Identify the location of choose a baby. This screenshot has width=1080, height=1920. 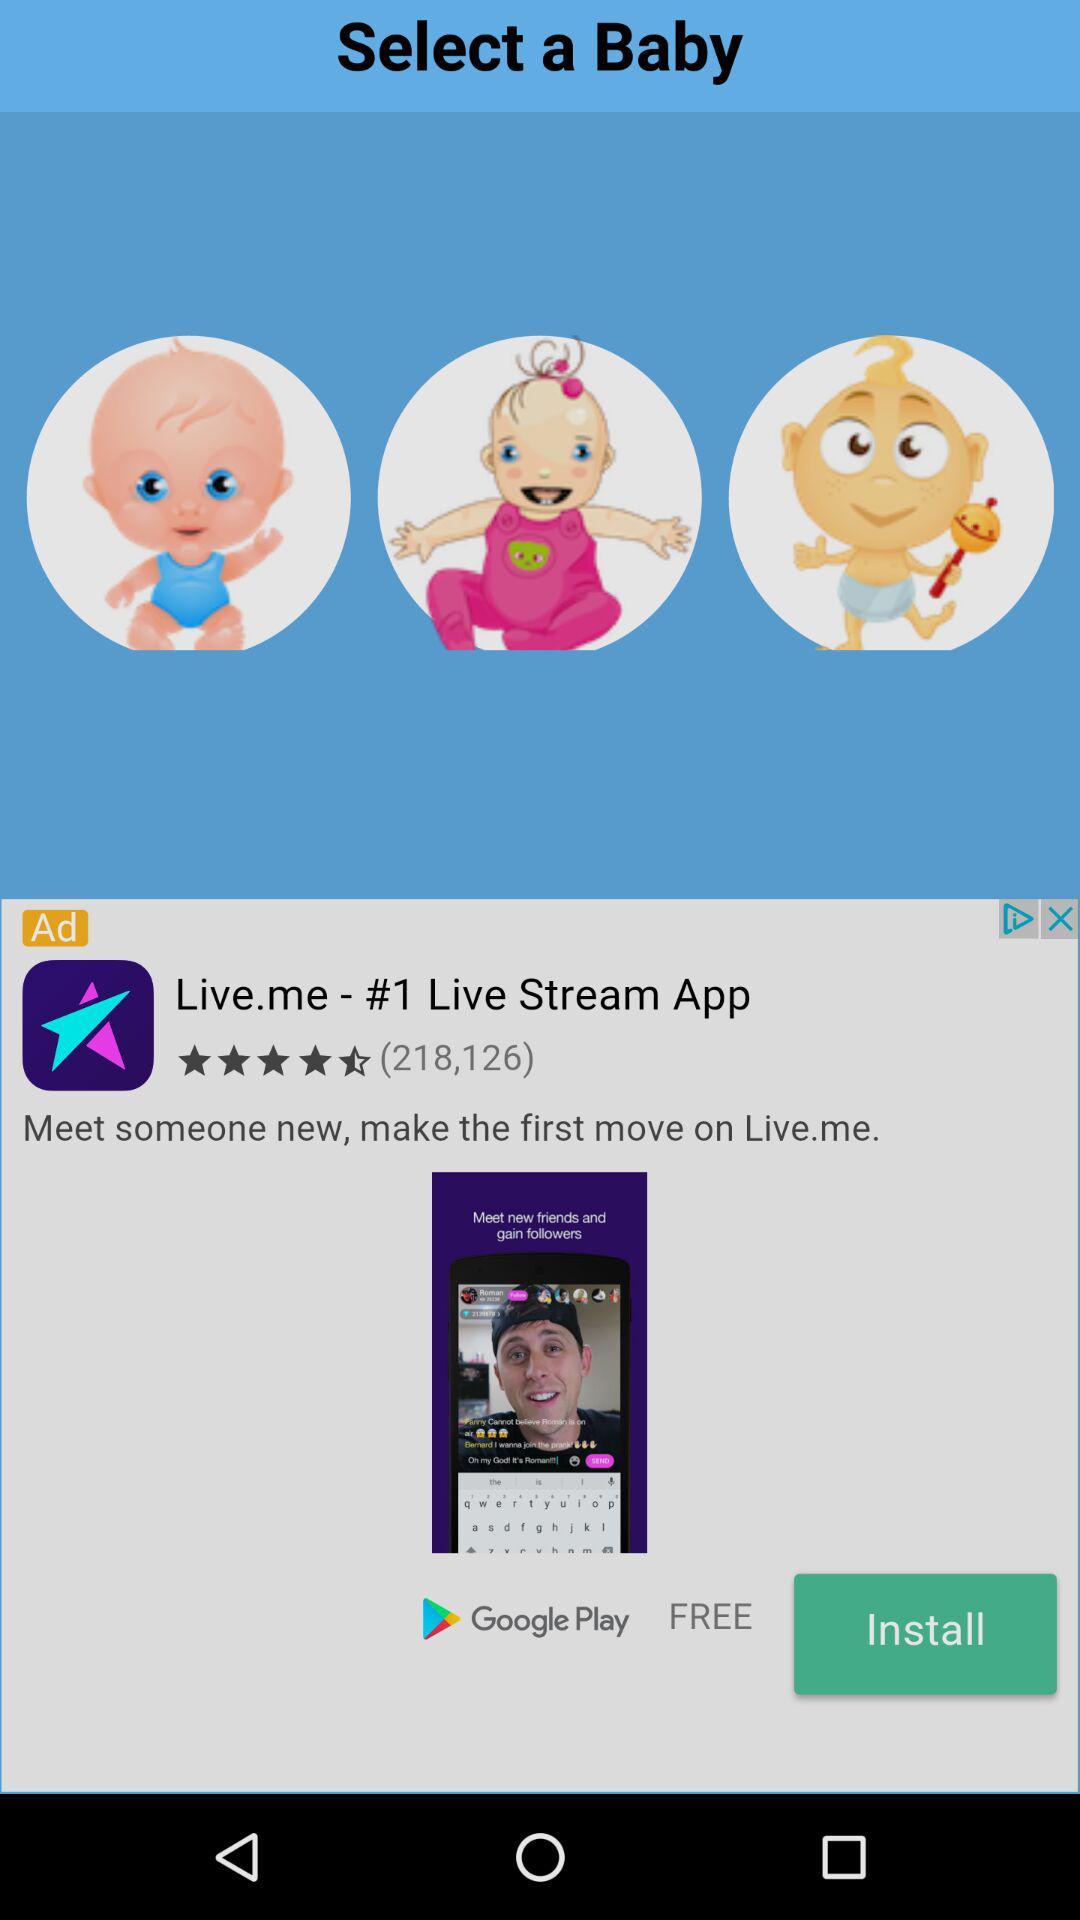
(890, 492).